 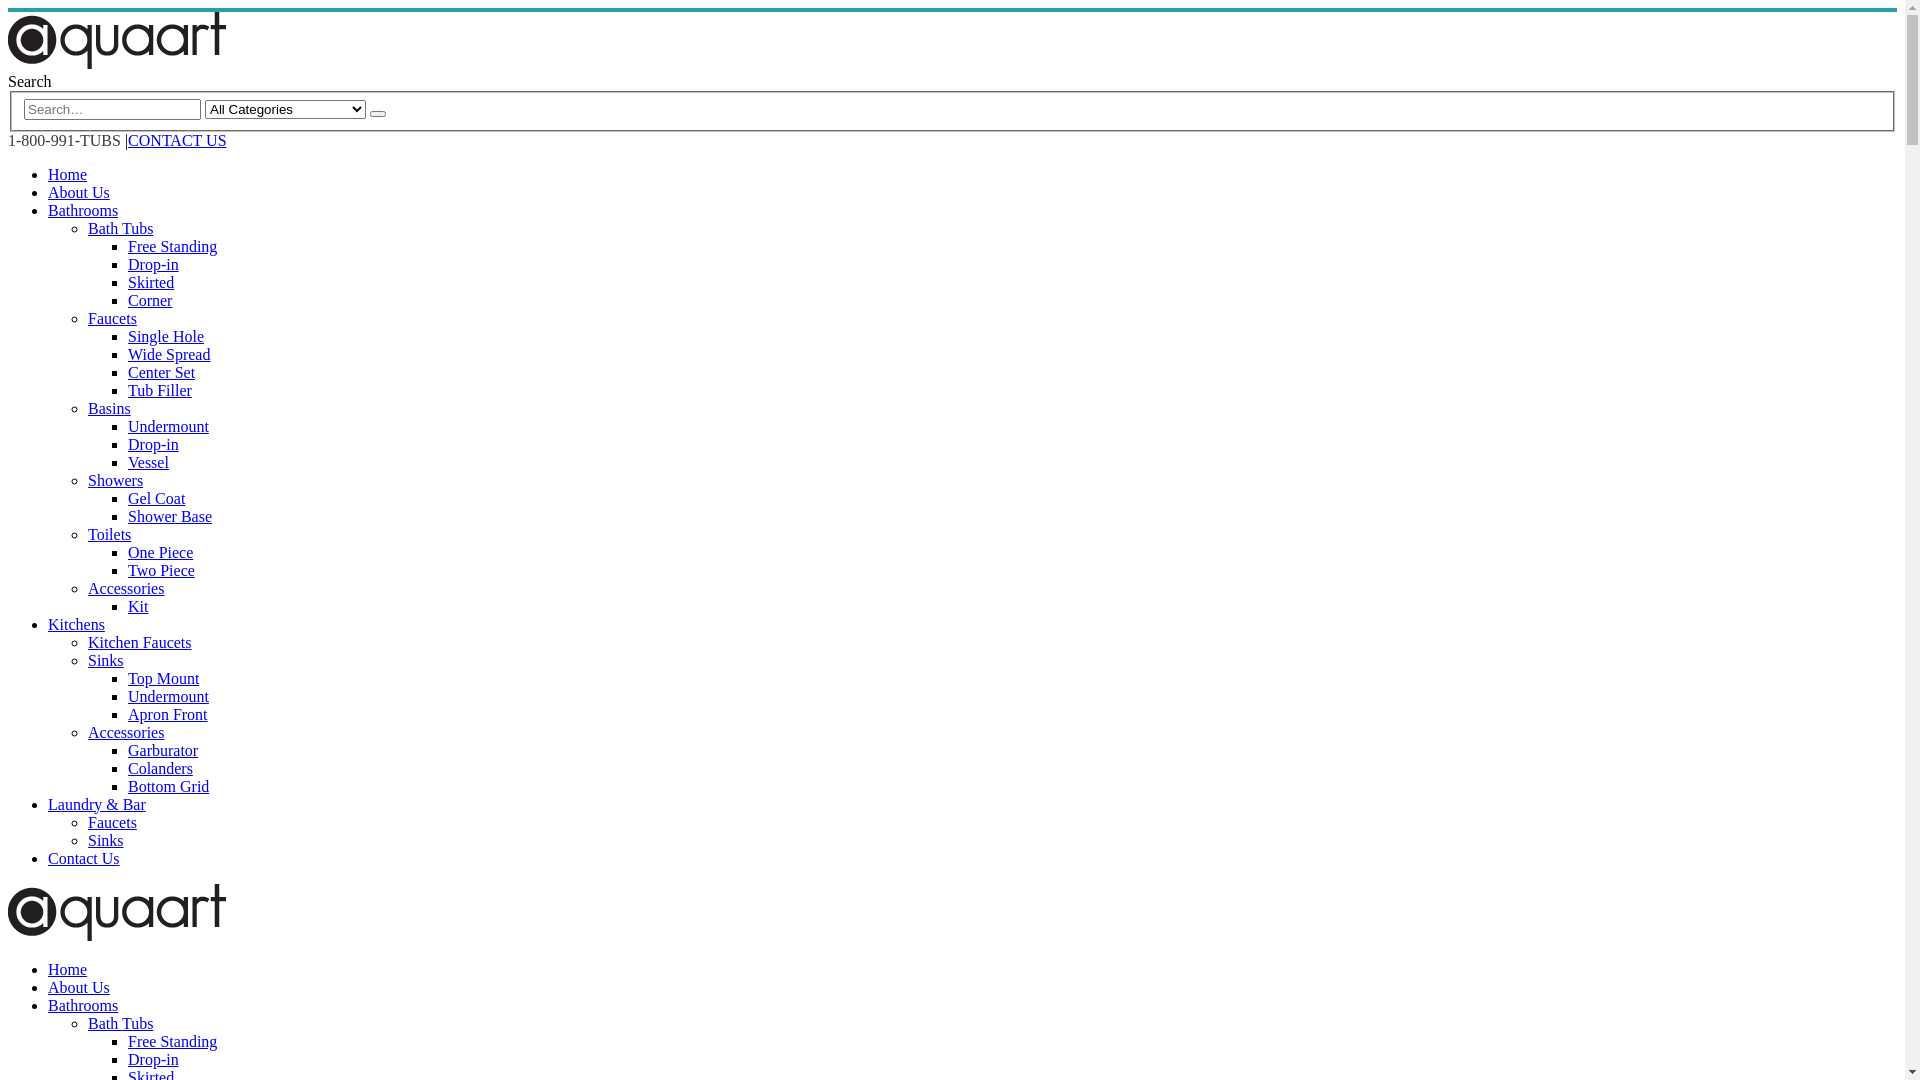 I want to click on 'Garburator', so click(x=127, y=750).